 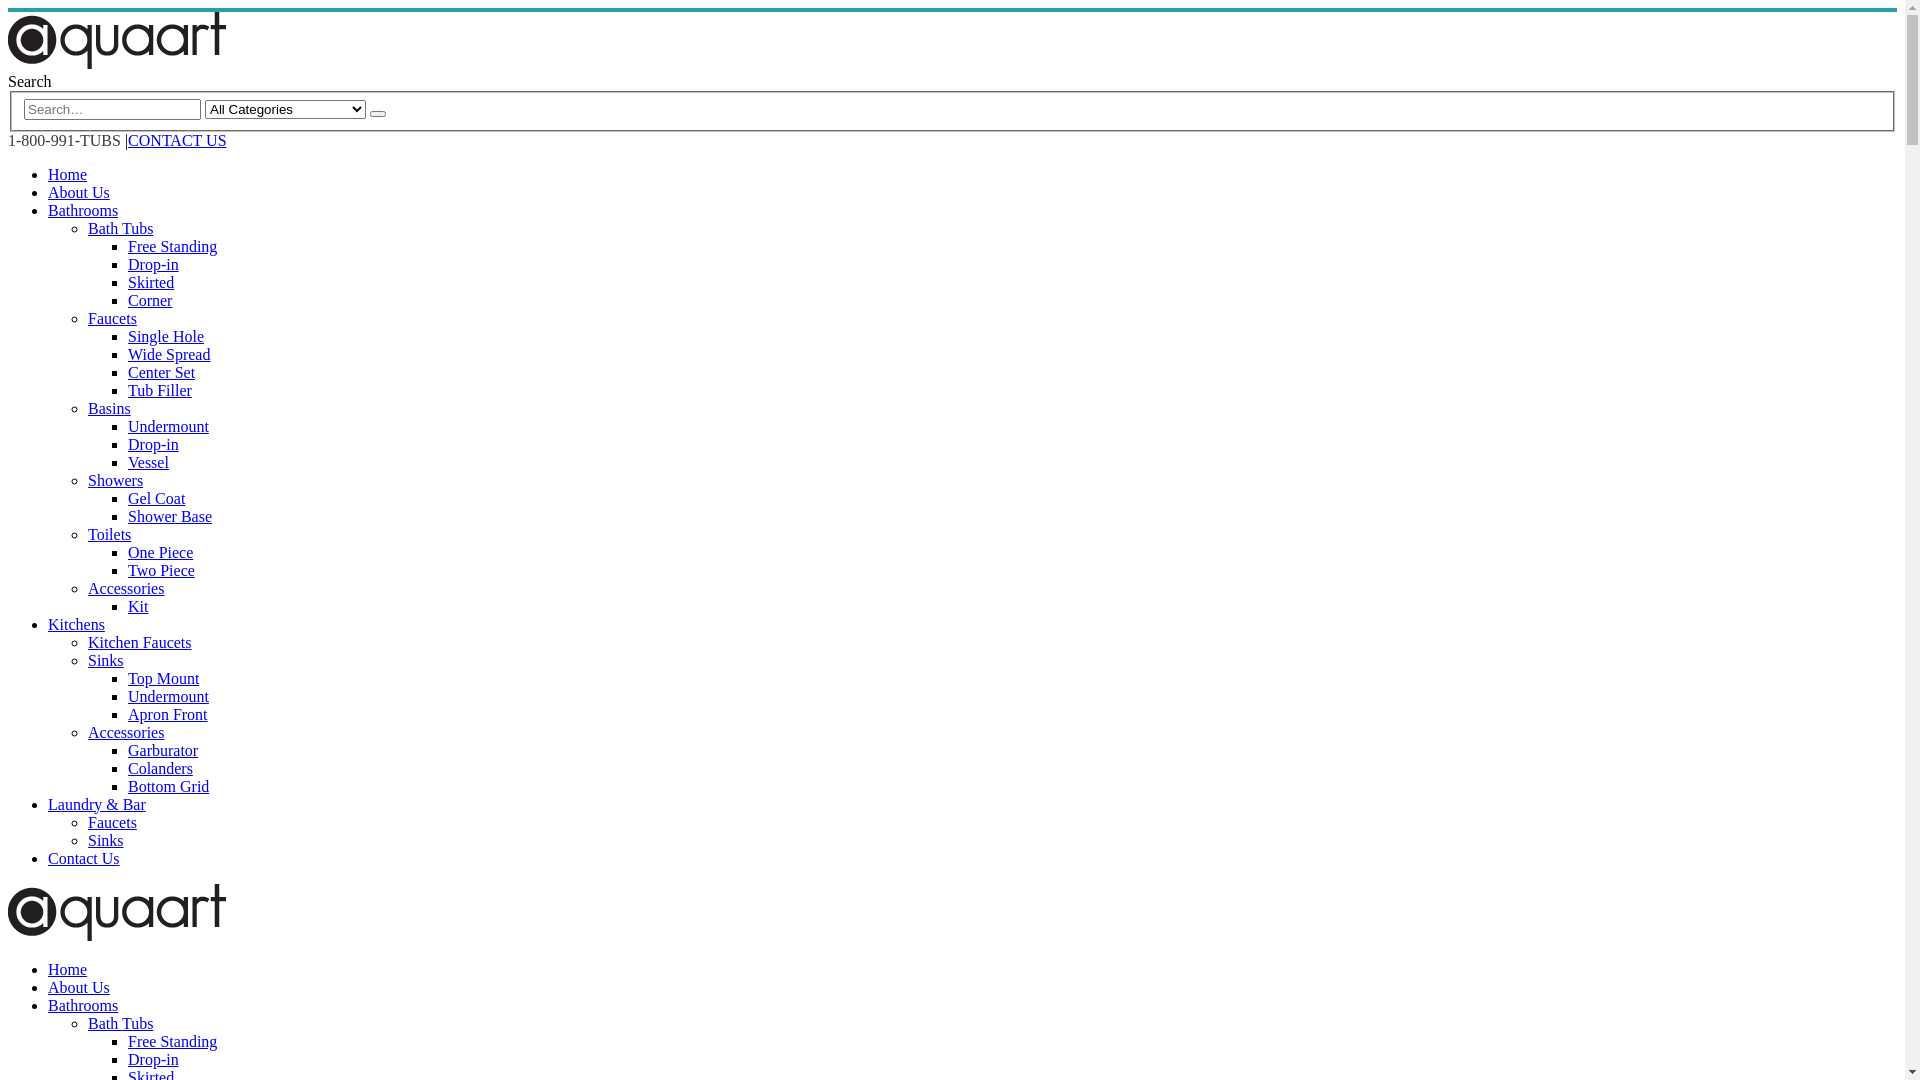 I want to click on 'Garburator', so click(x=127, y=750).